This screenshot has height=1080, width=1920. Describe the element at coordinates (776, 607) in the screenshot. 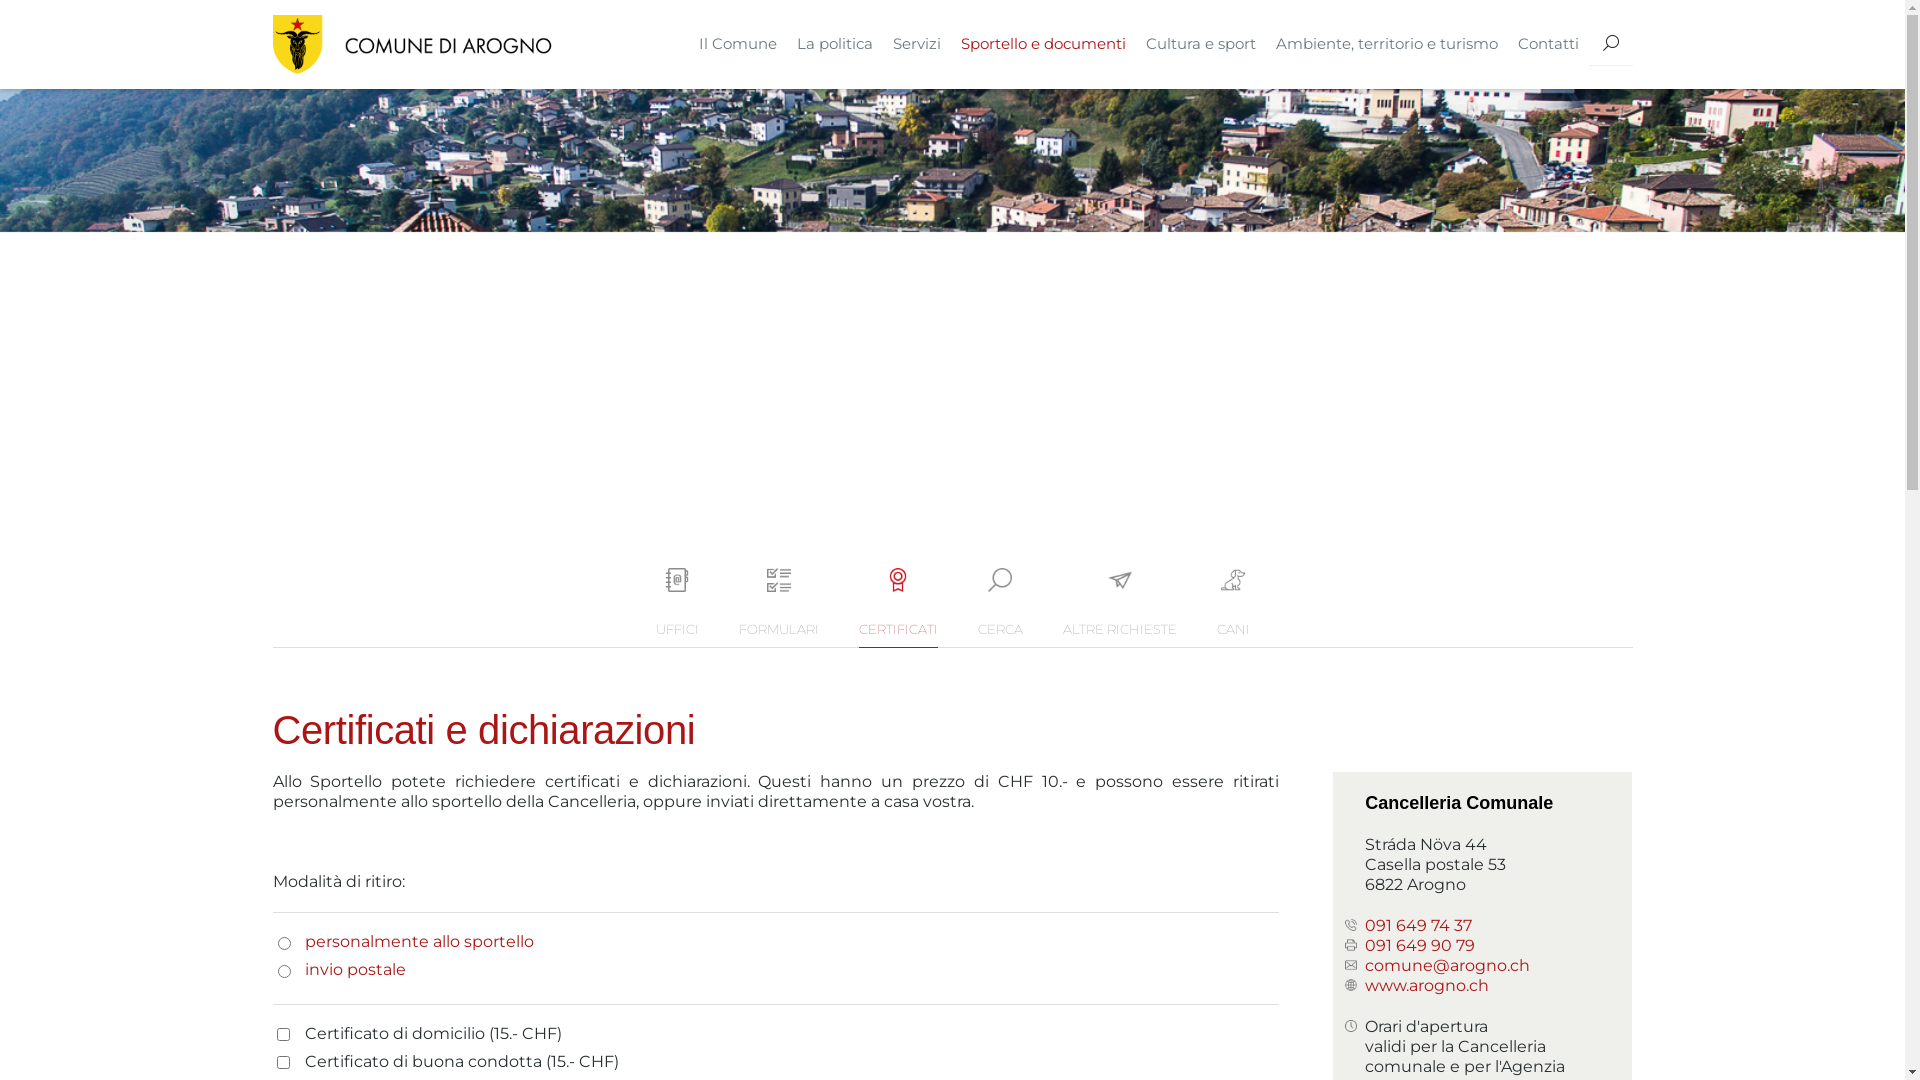

I see `'FORMULARI'` at that location.